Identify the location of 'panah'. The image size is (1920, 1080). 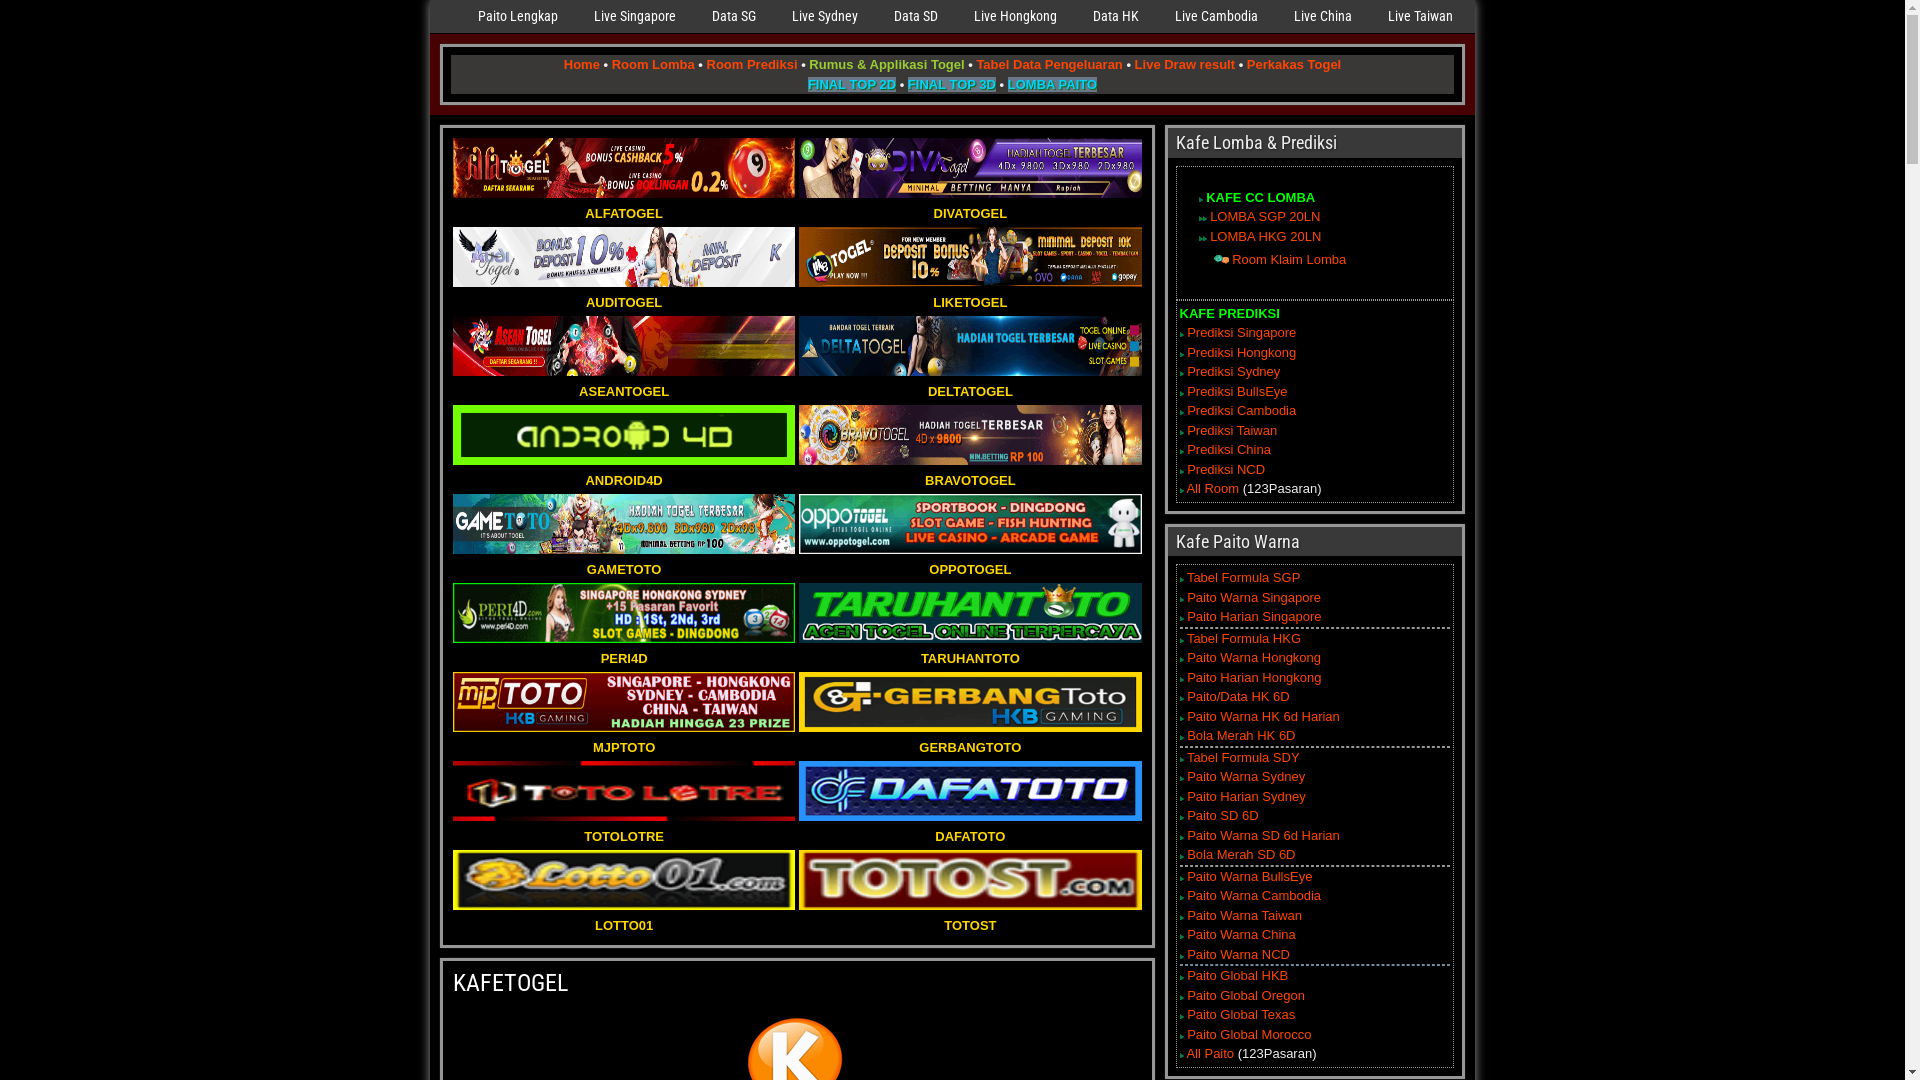
(1203, 237).